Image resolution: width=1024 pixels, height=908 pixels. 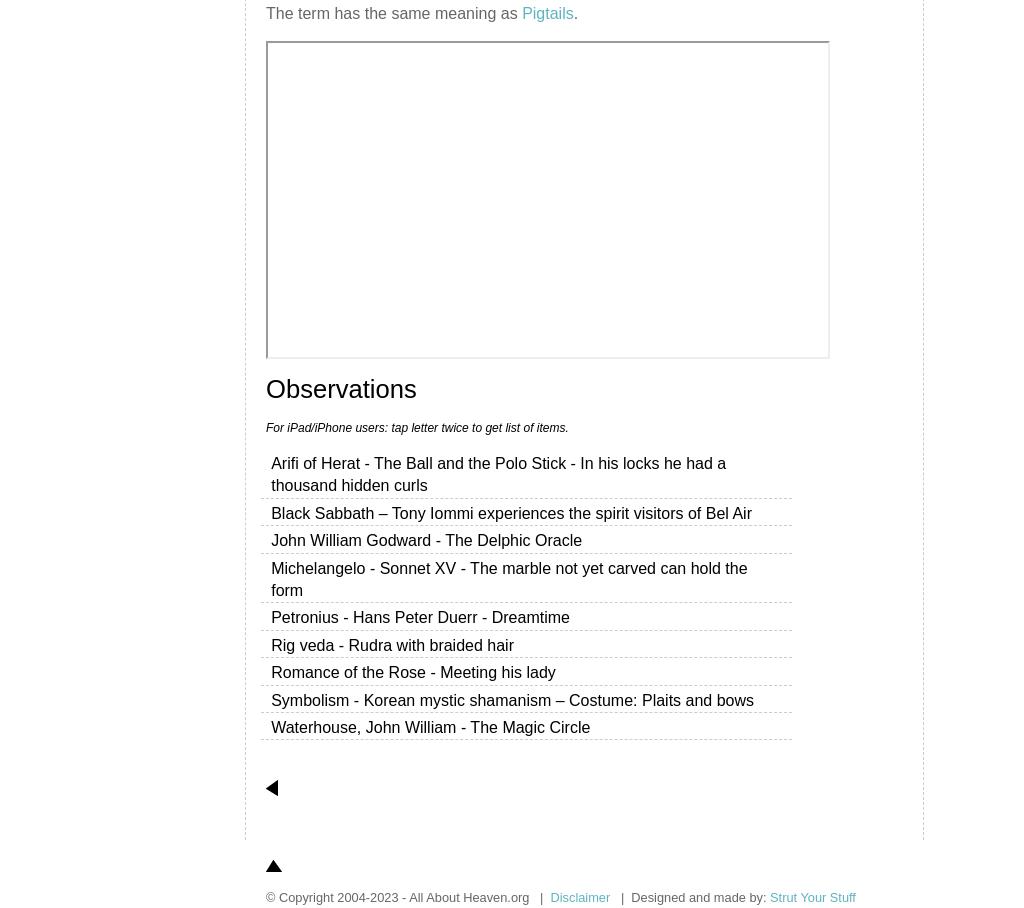 What do you see at coordinates (512, 698) in the screenshot?
I see `'Symbolism - Korean mystic shamanism – Costume: Plaits and bows'` at bounding box center [512, 698].